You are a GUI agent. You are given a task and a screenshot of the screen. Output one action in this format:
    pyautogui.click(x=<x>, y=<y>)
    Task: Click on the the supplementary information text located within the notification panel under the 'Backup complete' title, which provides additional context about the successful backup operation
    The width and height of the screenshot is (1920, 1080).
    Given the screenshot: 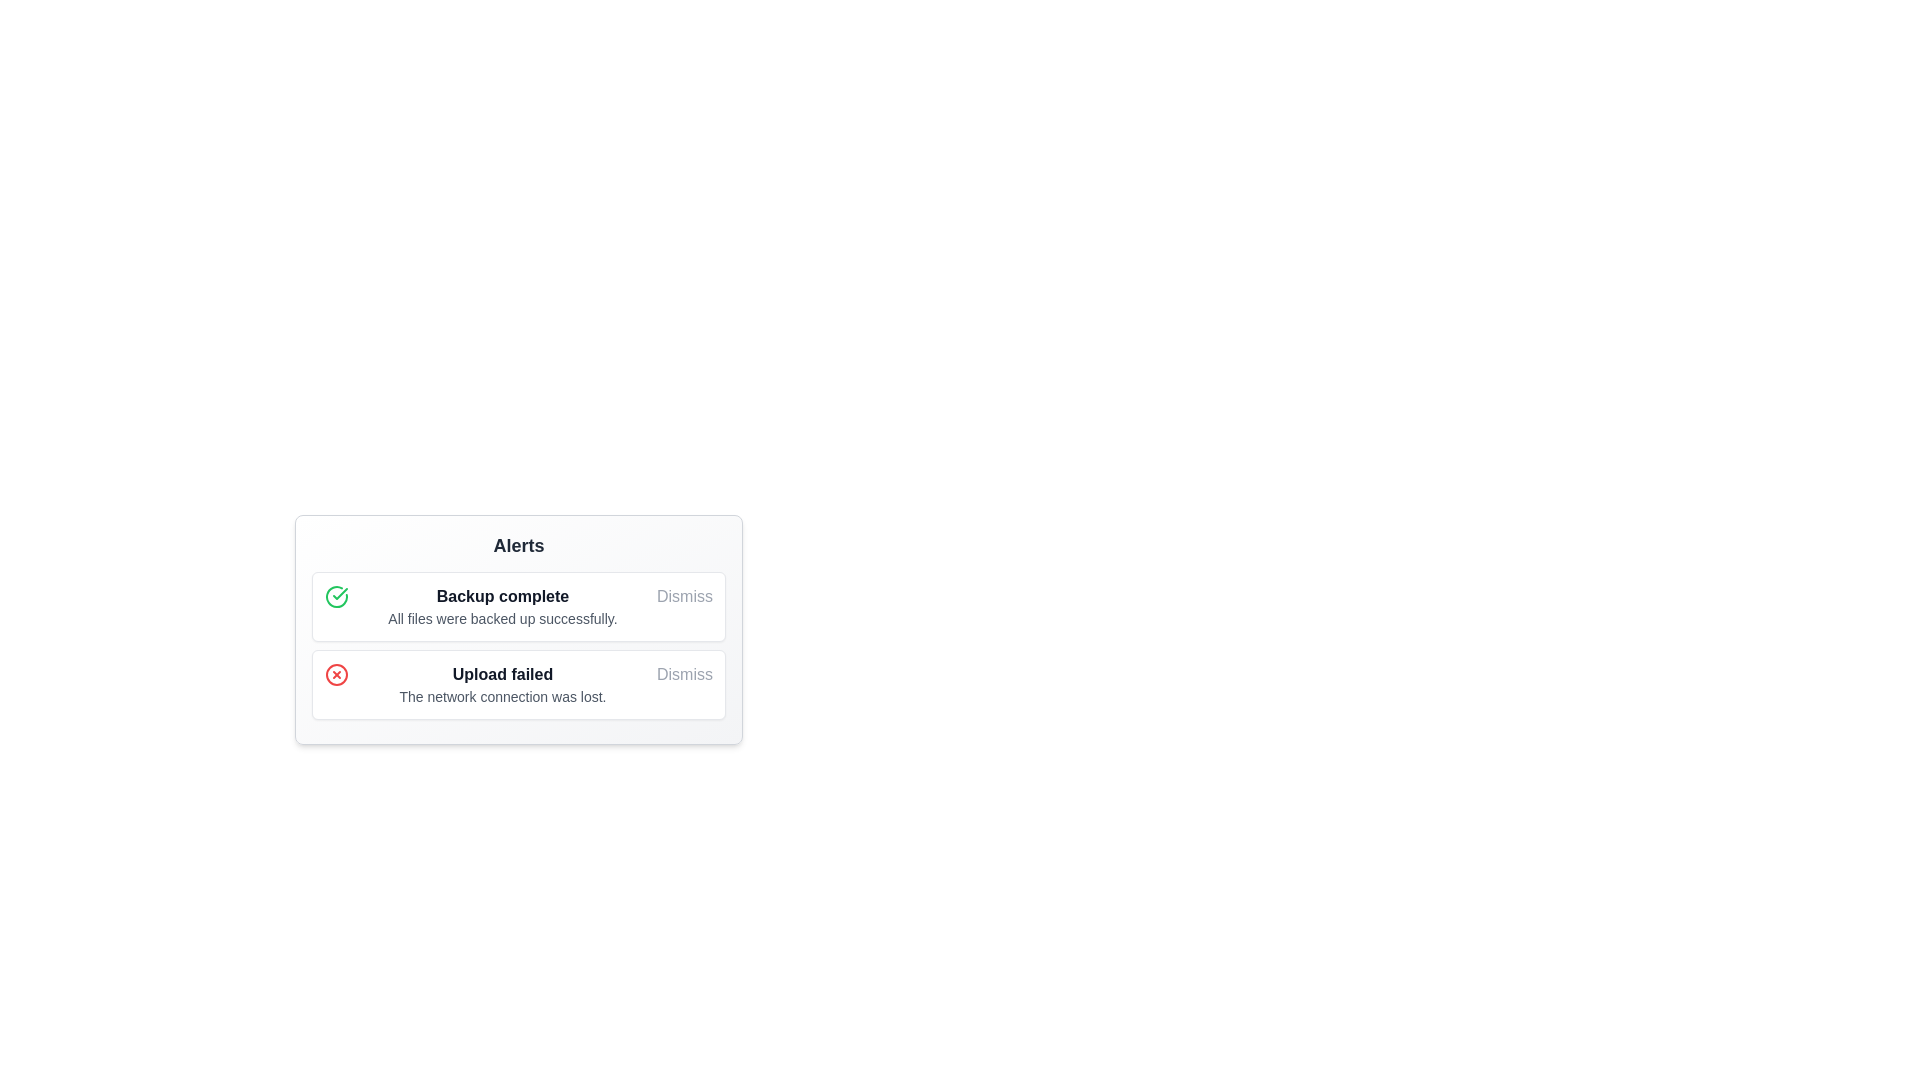 What is the action you would take?
    pyautogui.click(x=503, y=617)
    